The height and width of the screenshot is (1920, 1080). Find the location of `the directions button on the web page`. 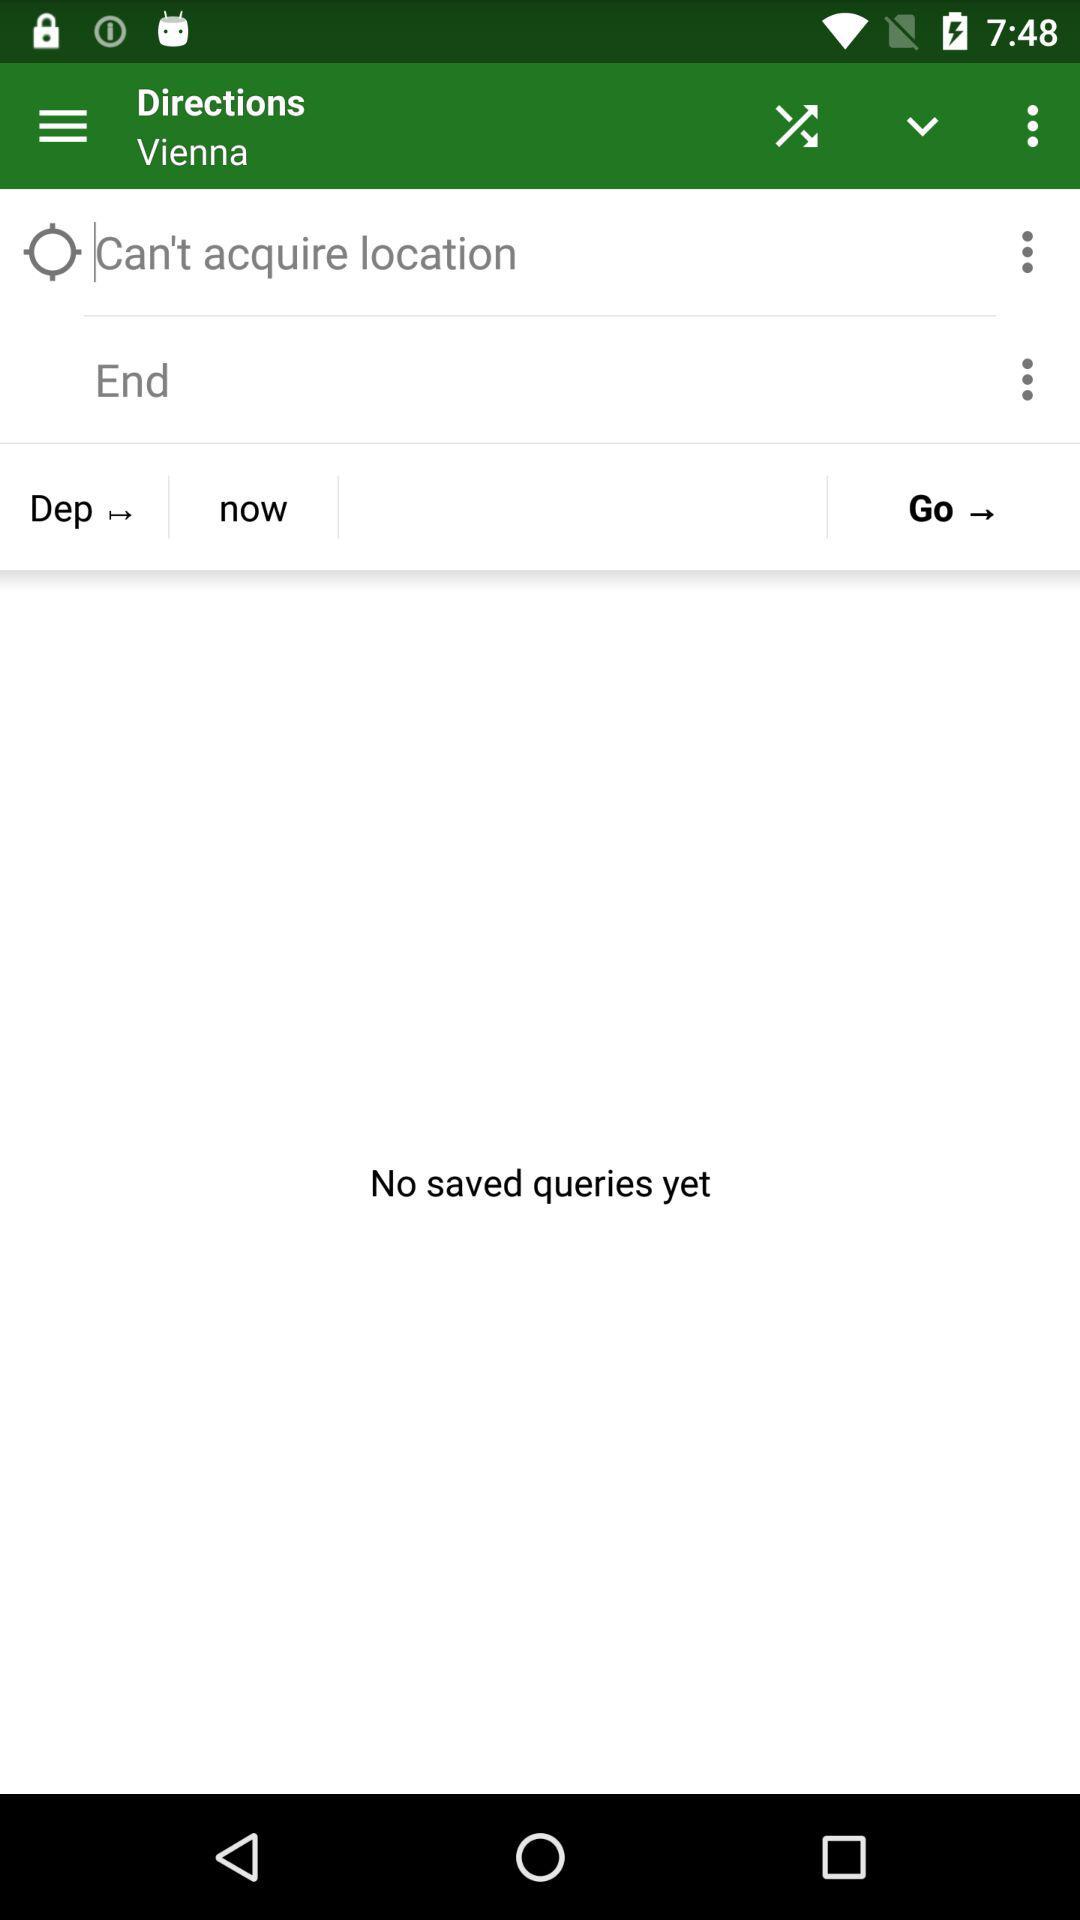

the directions button on the web page is located at coordinates (428, 124).